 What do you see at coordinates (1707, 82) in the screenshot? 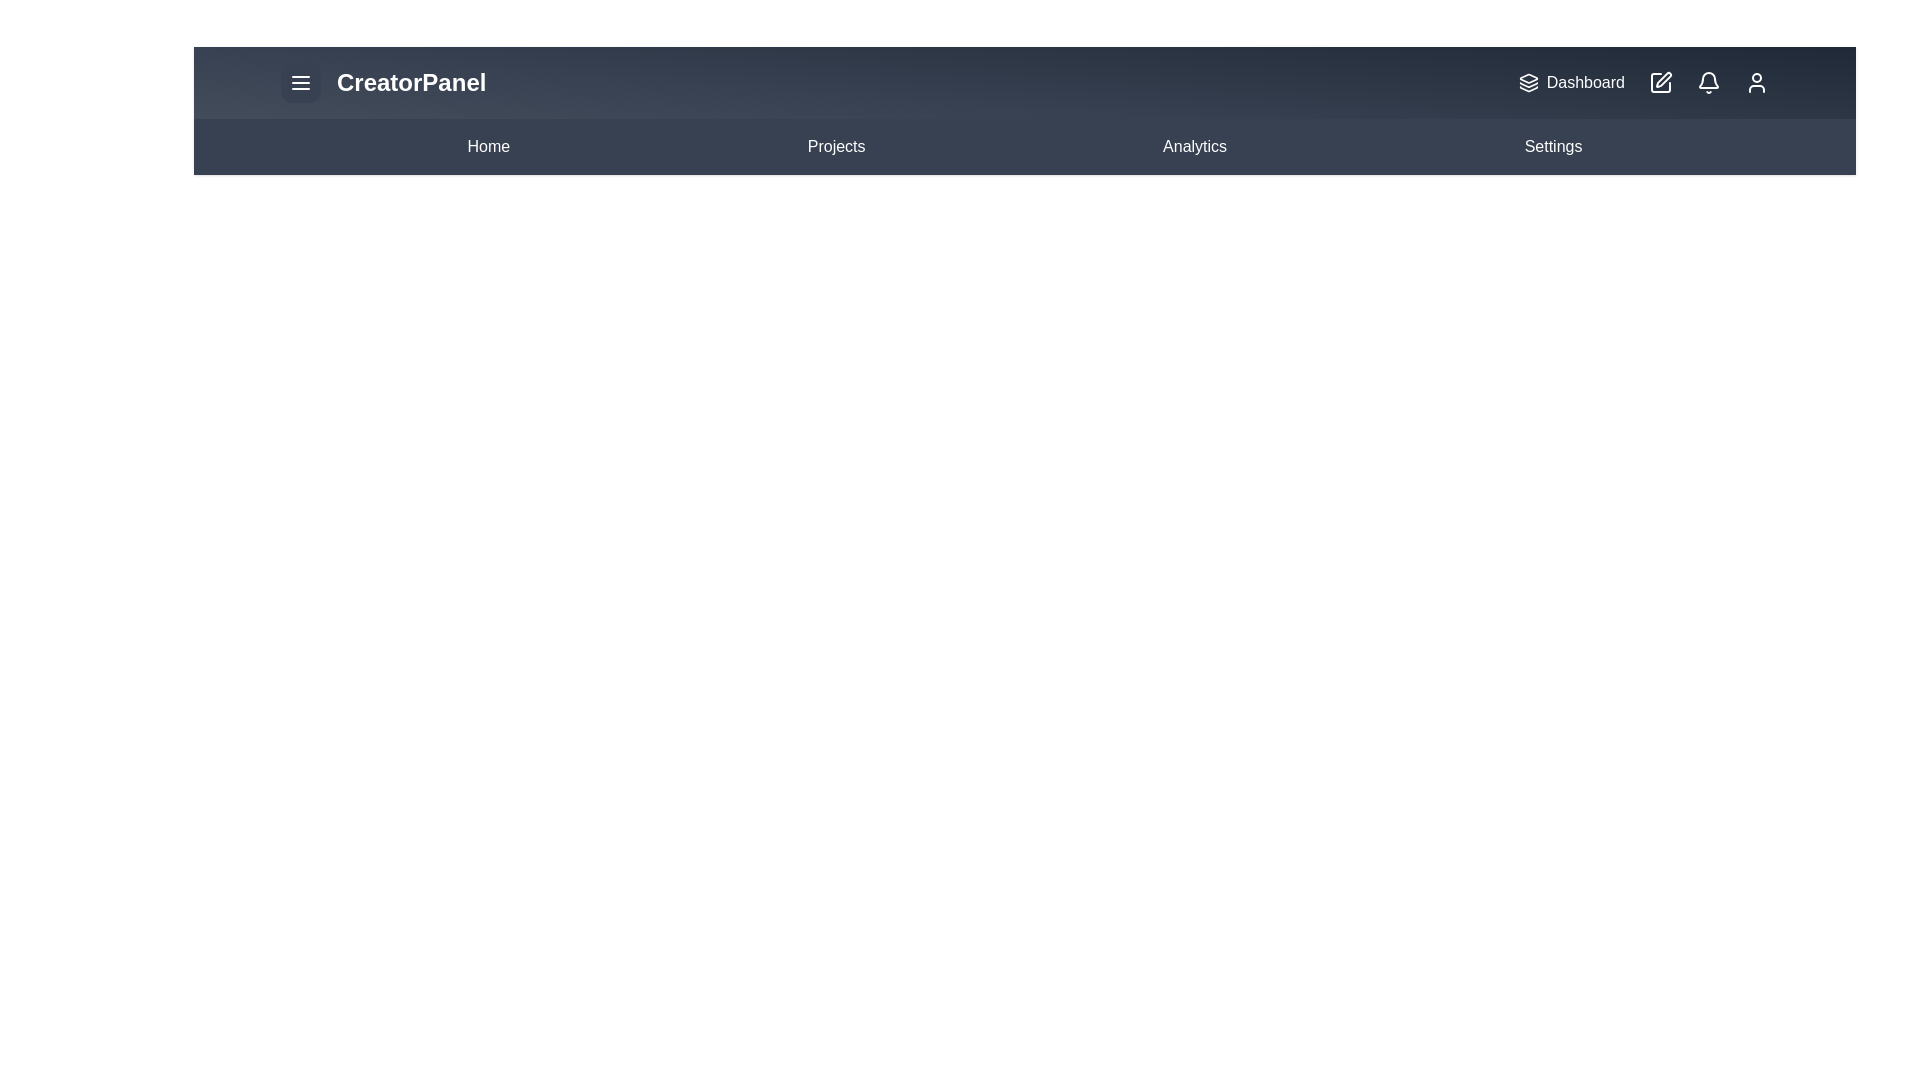
I see `the 'Notifications' button represented by the bell icon` at bounding box center [1707, 82].